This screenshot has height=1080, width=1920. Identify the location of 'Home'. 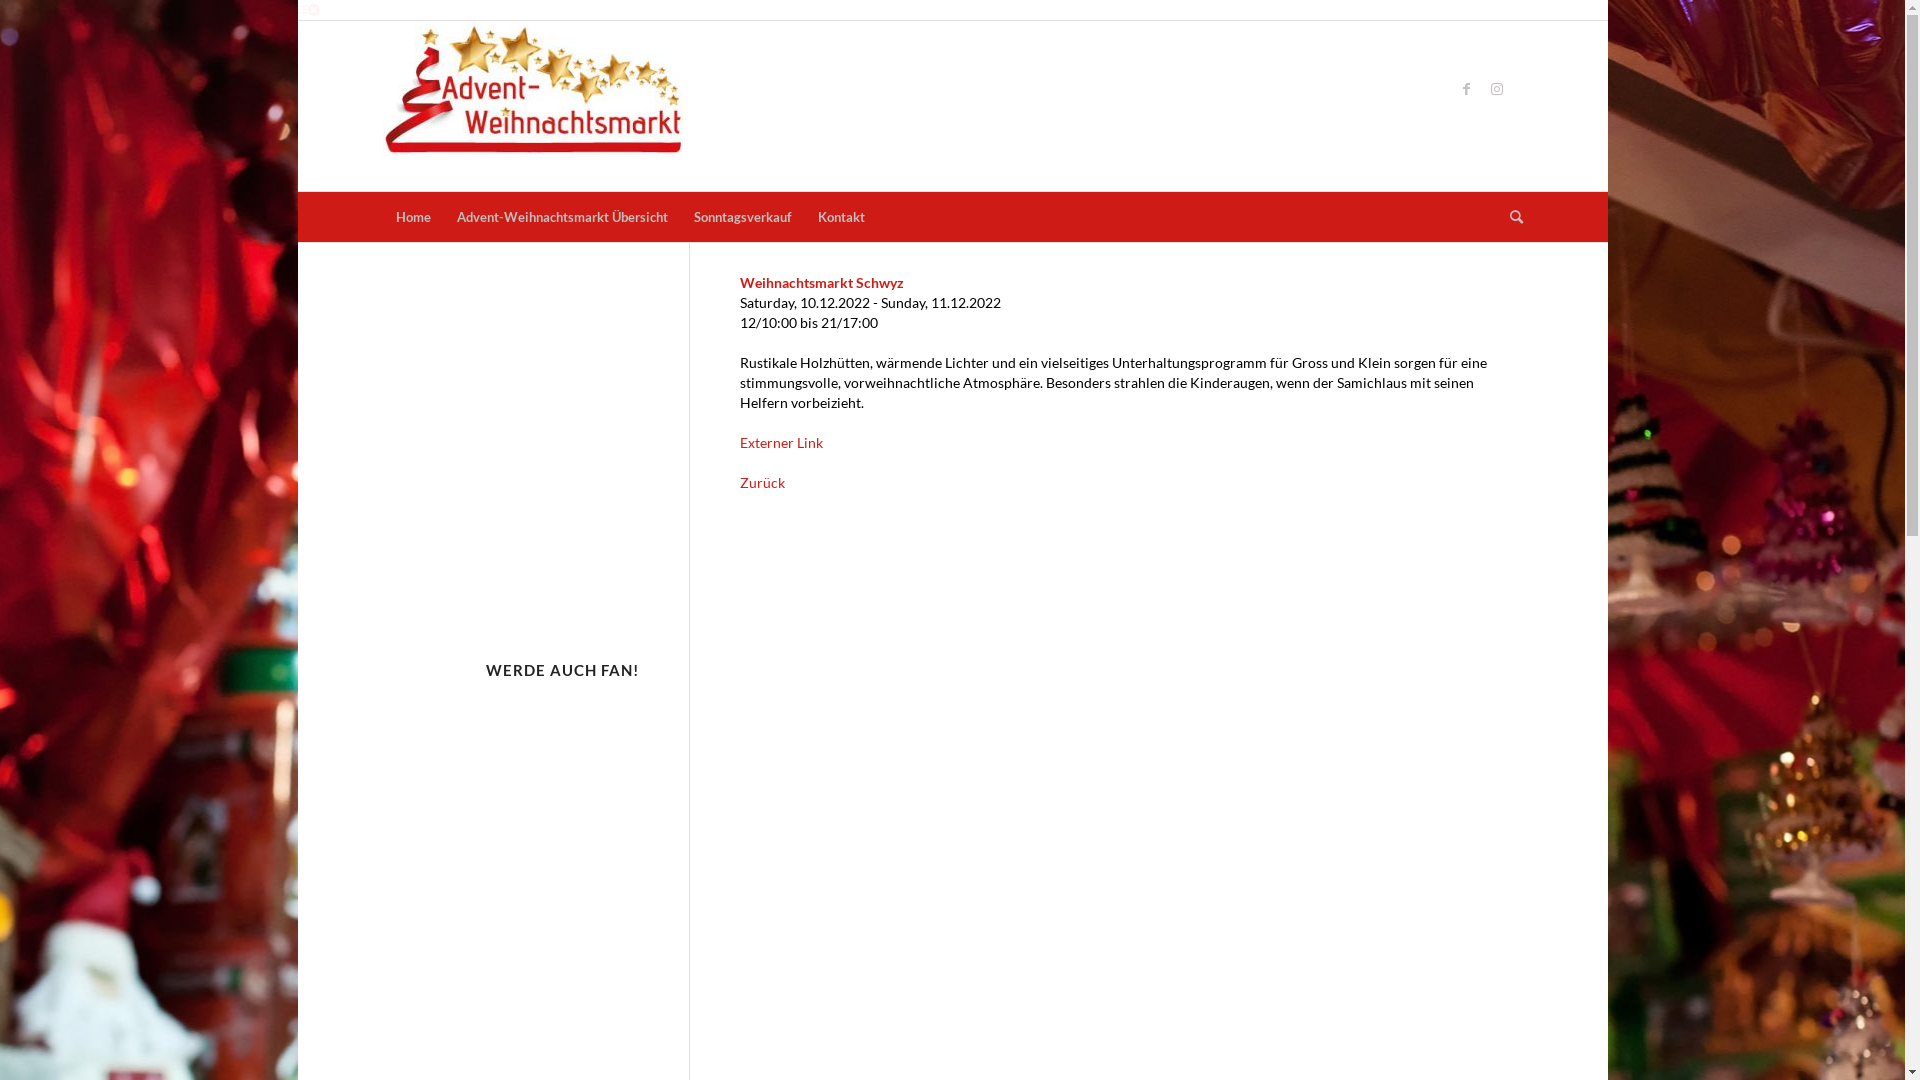
(382, 216).